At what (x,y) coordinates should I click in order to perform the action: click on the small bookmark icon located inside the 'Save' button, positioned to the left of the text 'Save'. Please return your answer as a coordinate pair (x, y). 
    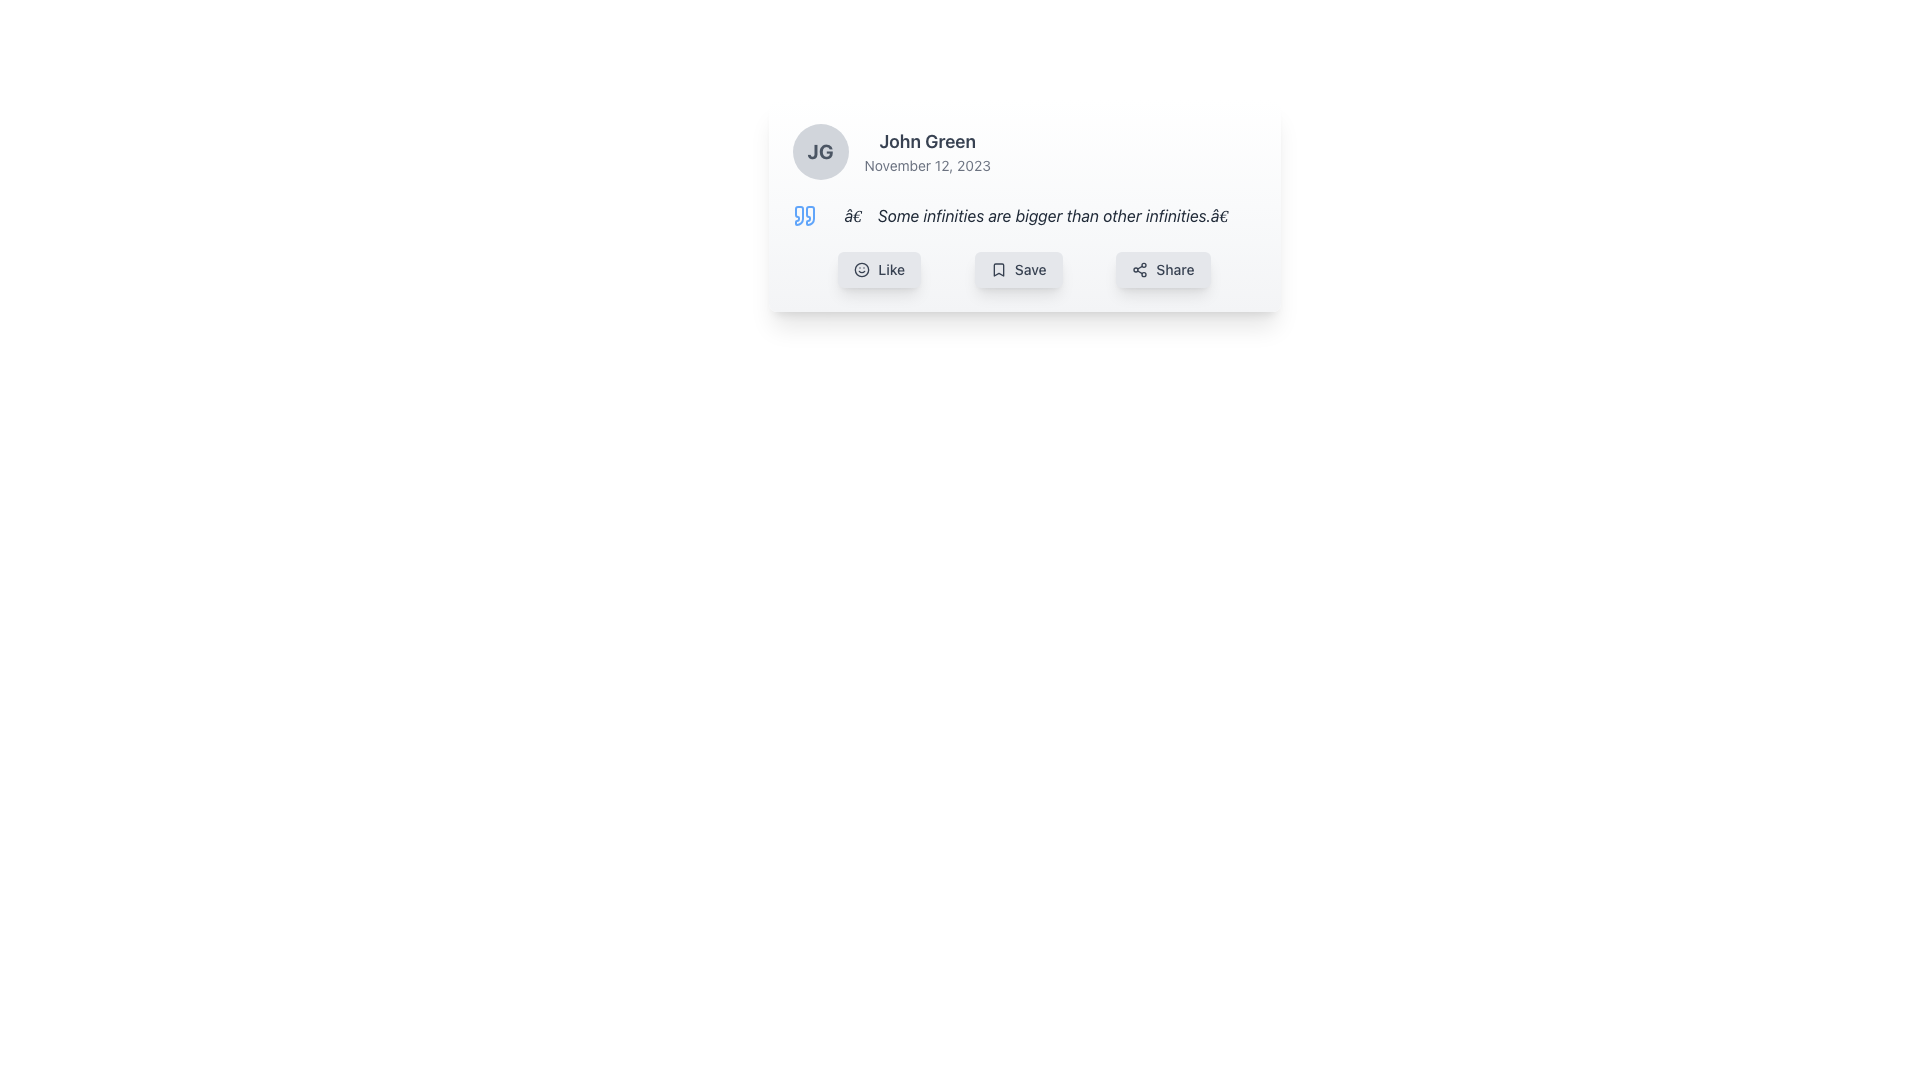
    Looking at the image, I should click on (998, 270).